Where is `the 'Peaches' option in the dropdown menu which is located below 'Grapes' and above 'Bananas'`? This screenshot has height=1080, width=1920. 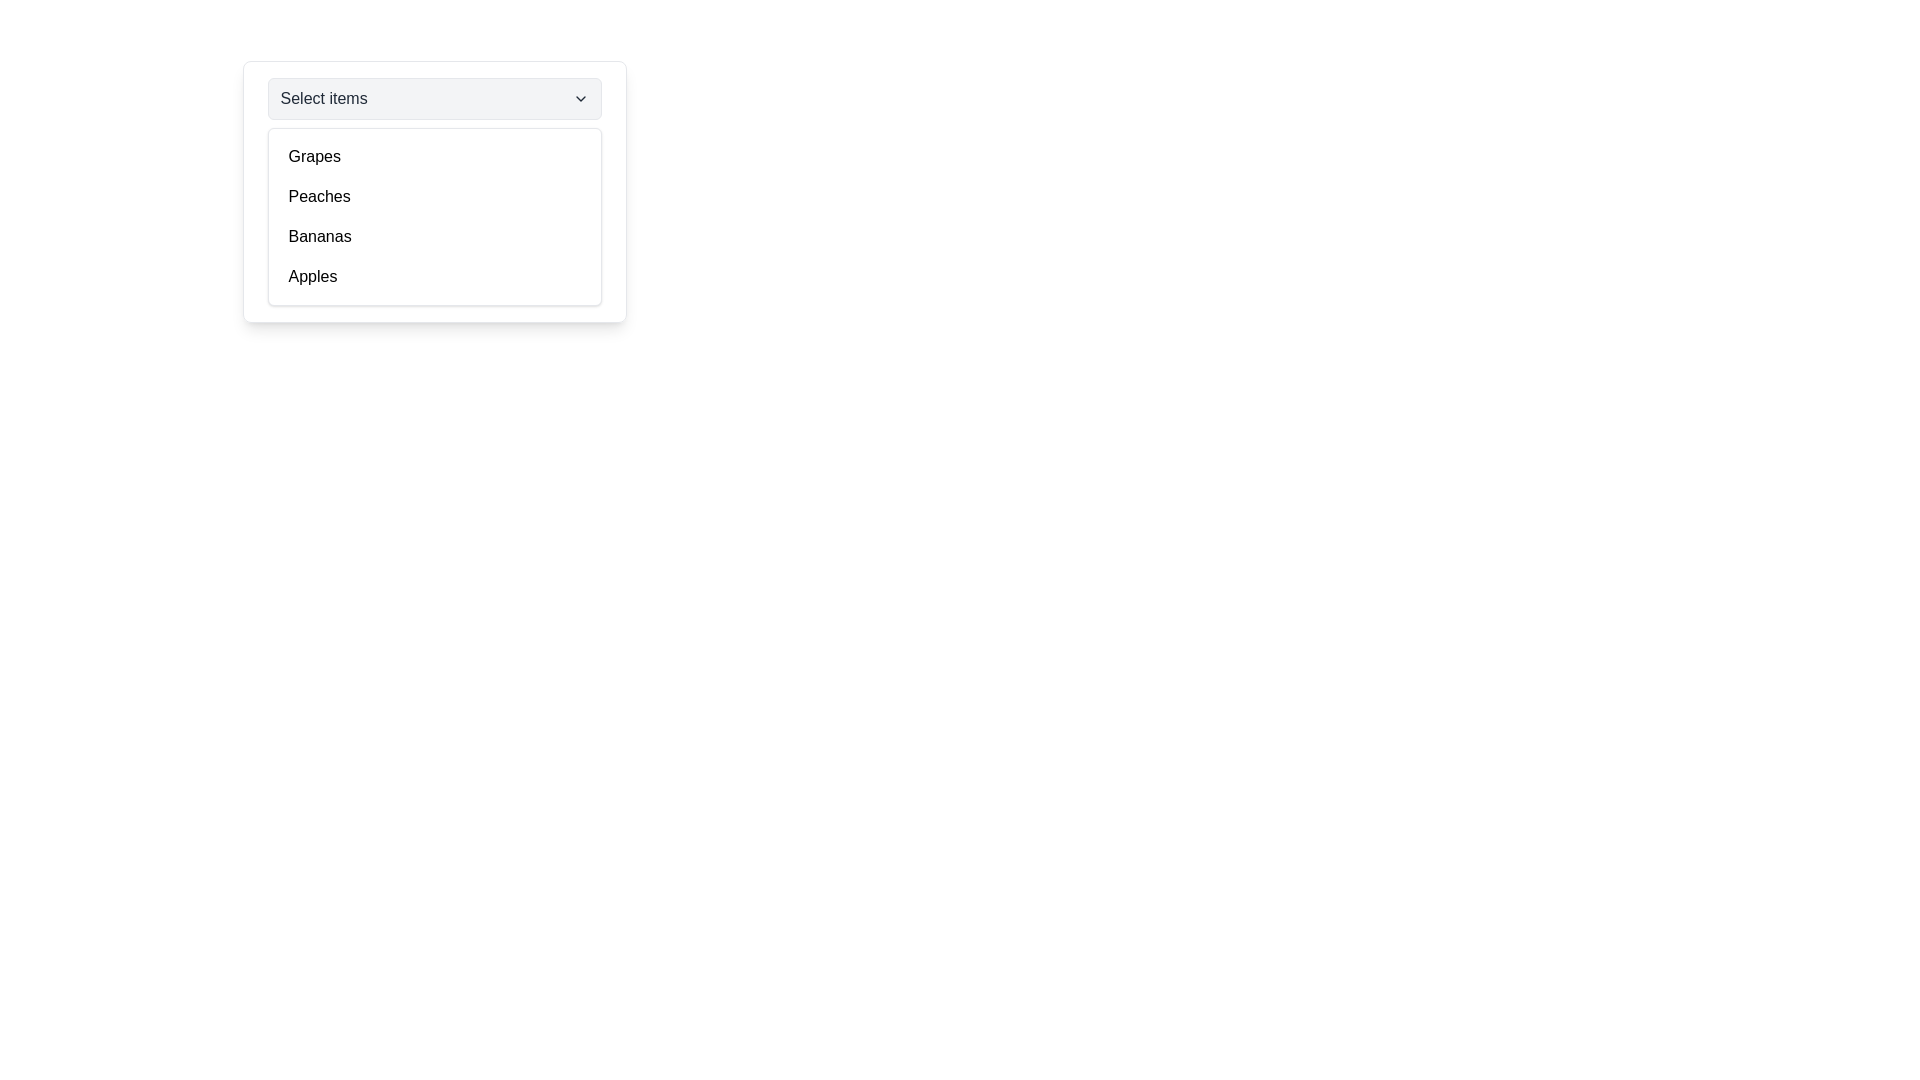 the 'Peaches' option in the dropdown menu which is located below 'Grapes' and above 'Bananas' is located at coordinates (318, 196).